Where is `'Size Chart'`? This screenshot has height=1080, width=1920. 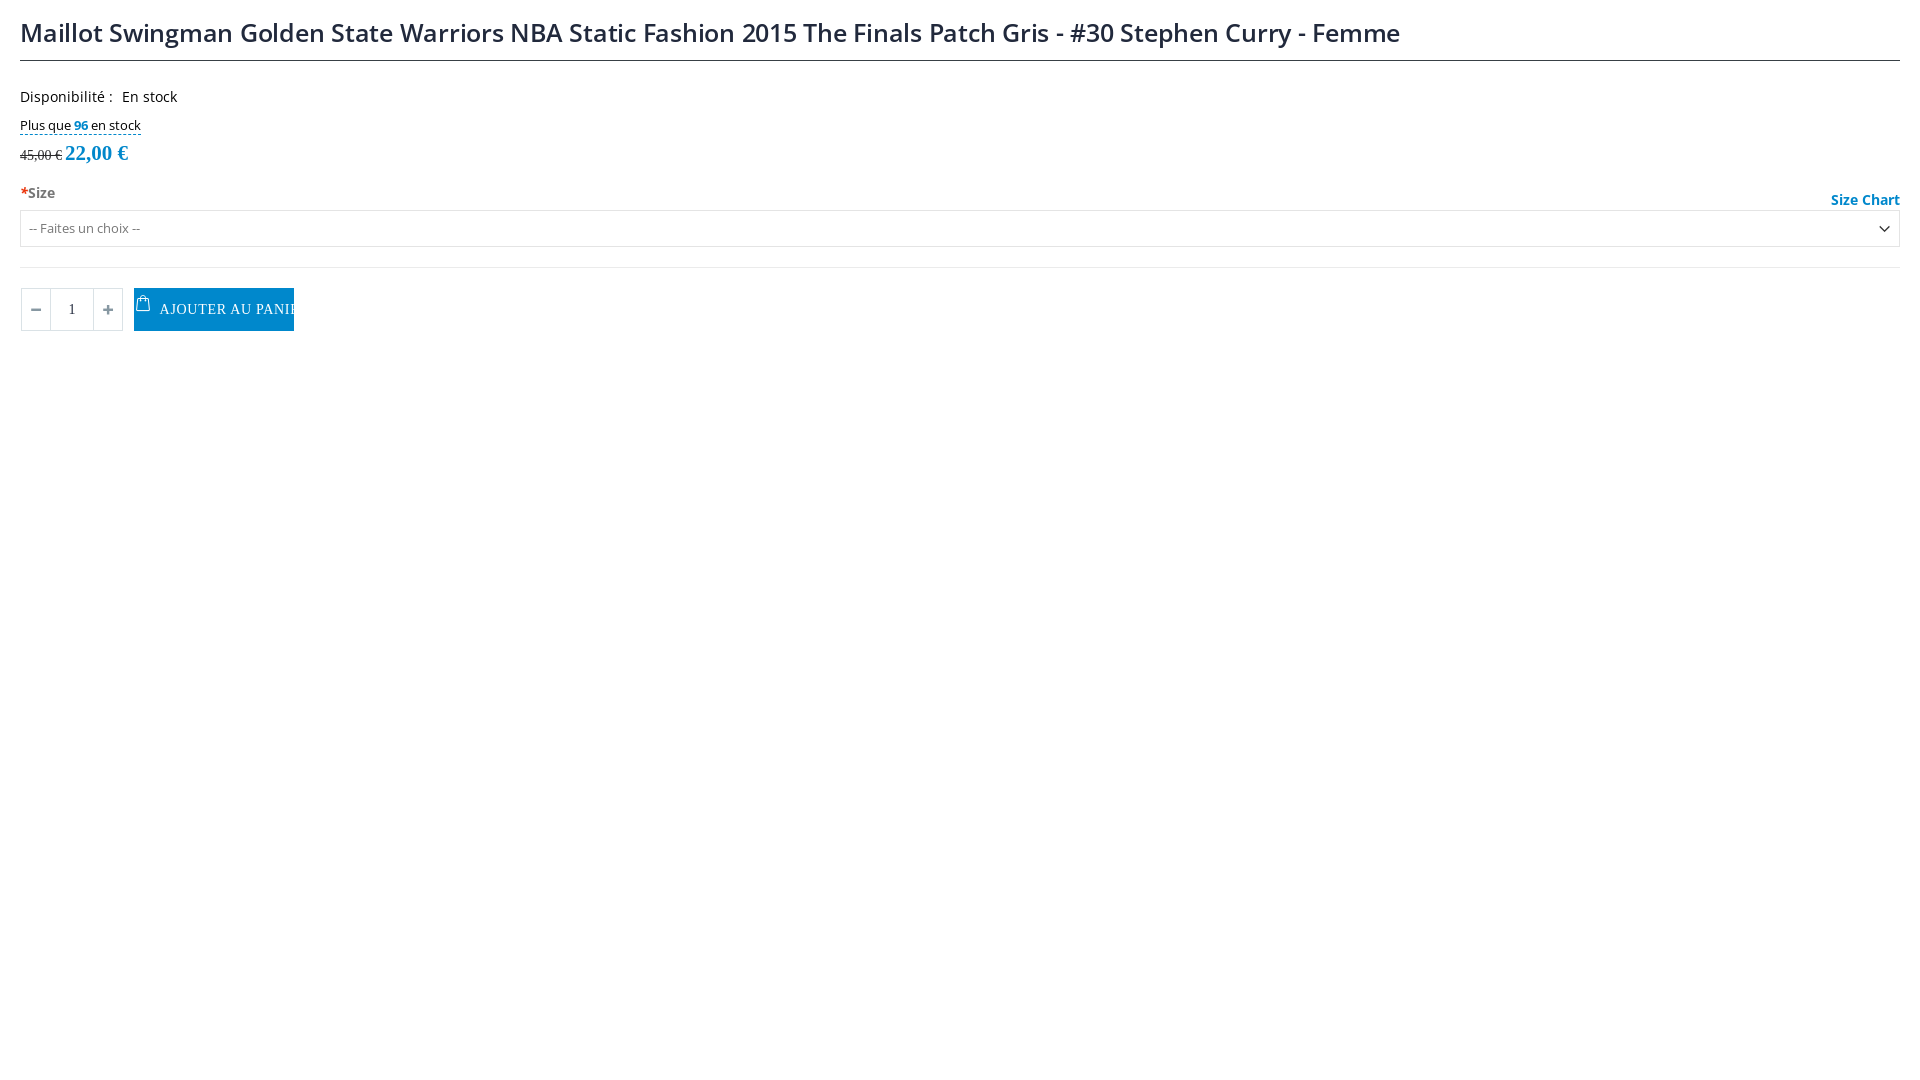
'Size Chart' is located at coordinates (1864, 199).